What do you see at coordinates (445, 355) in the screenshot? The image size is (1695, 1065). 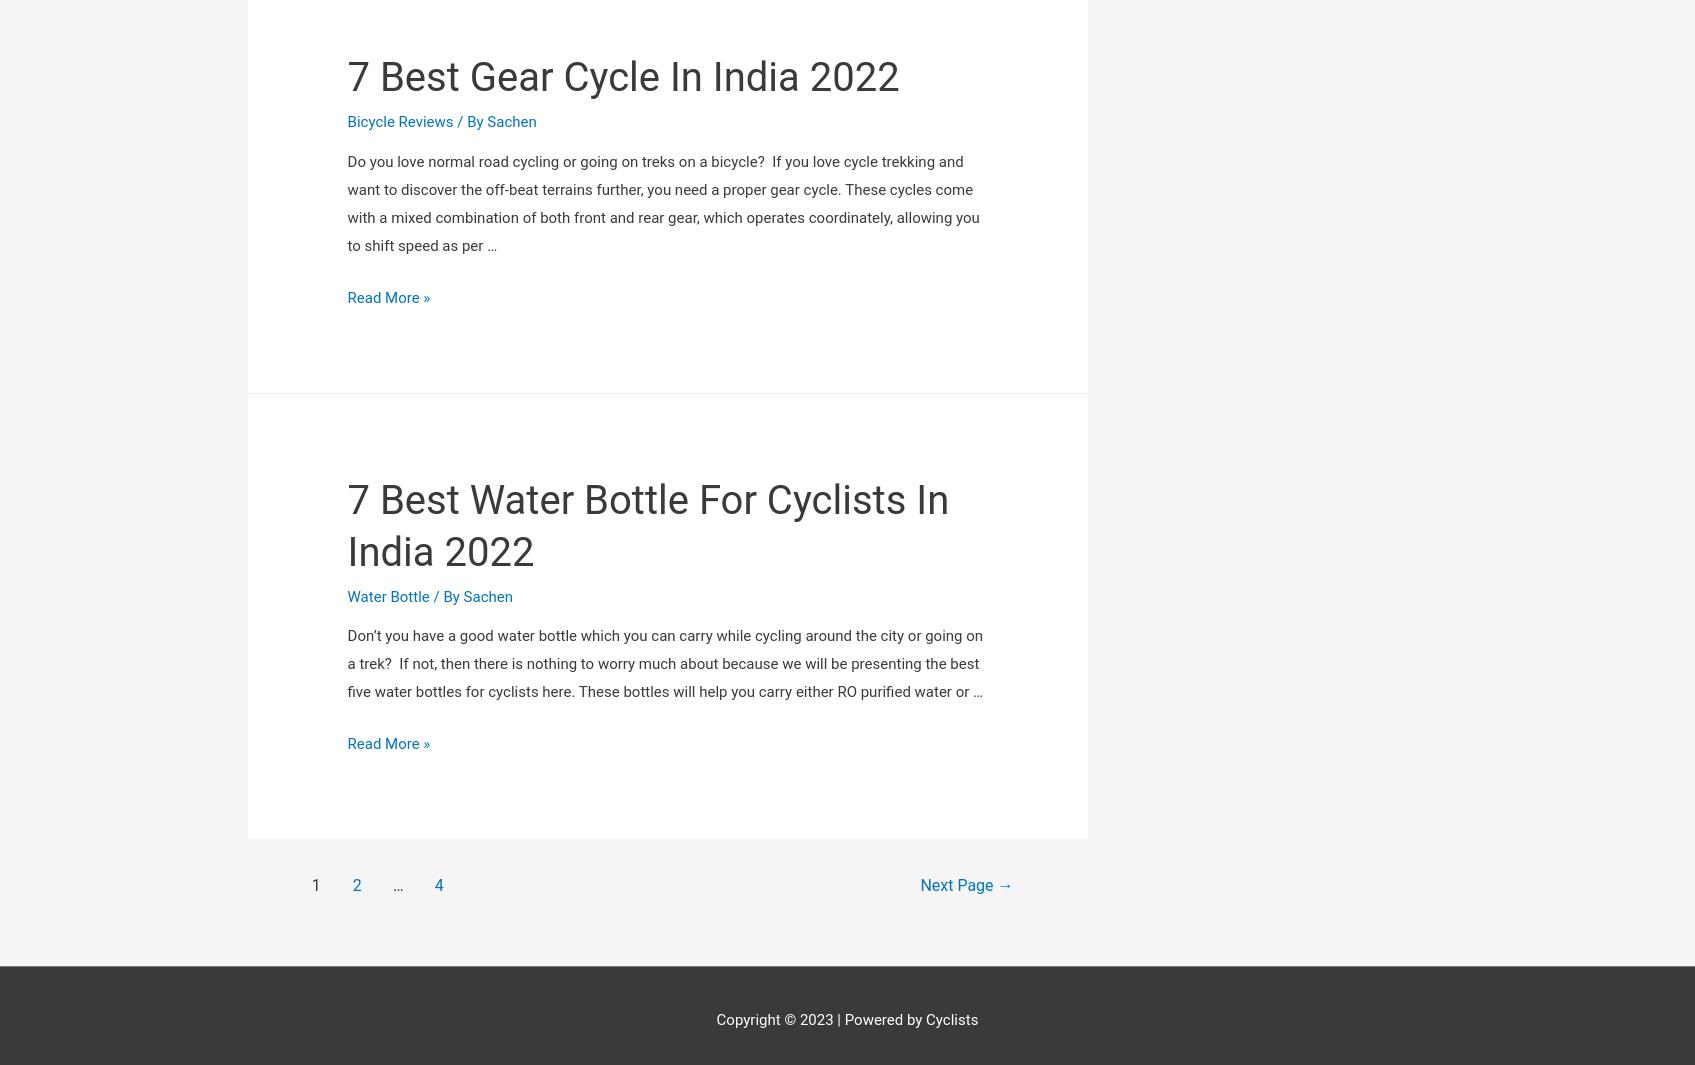 I see `'/ By'` at bounding box center [445, 355].